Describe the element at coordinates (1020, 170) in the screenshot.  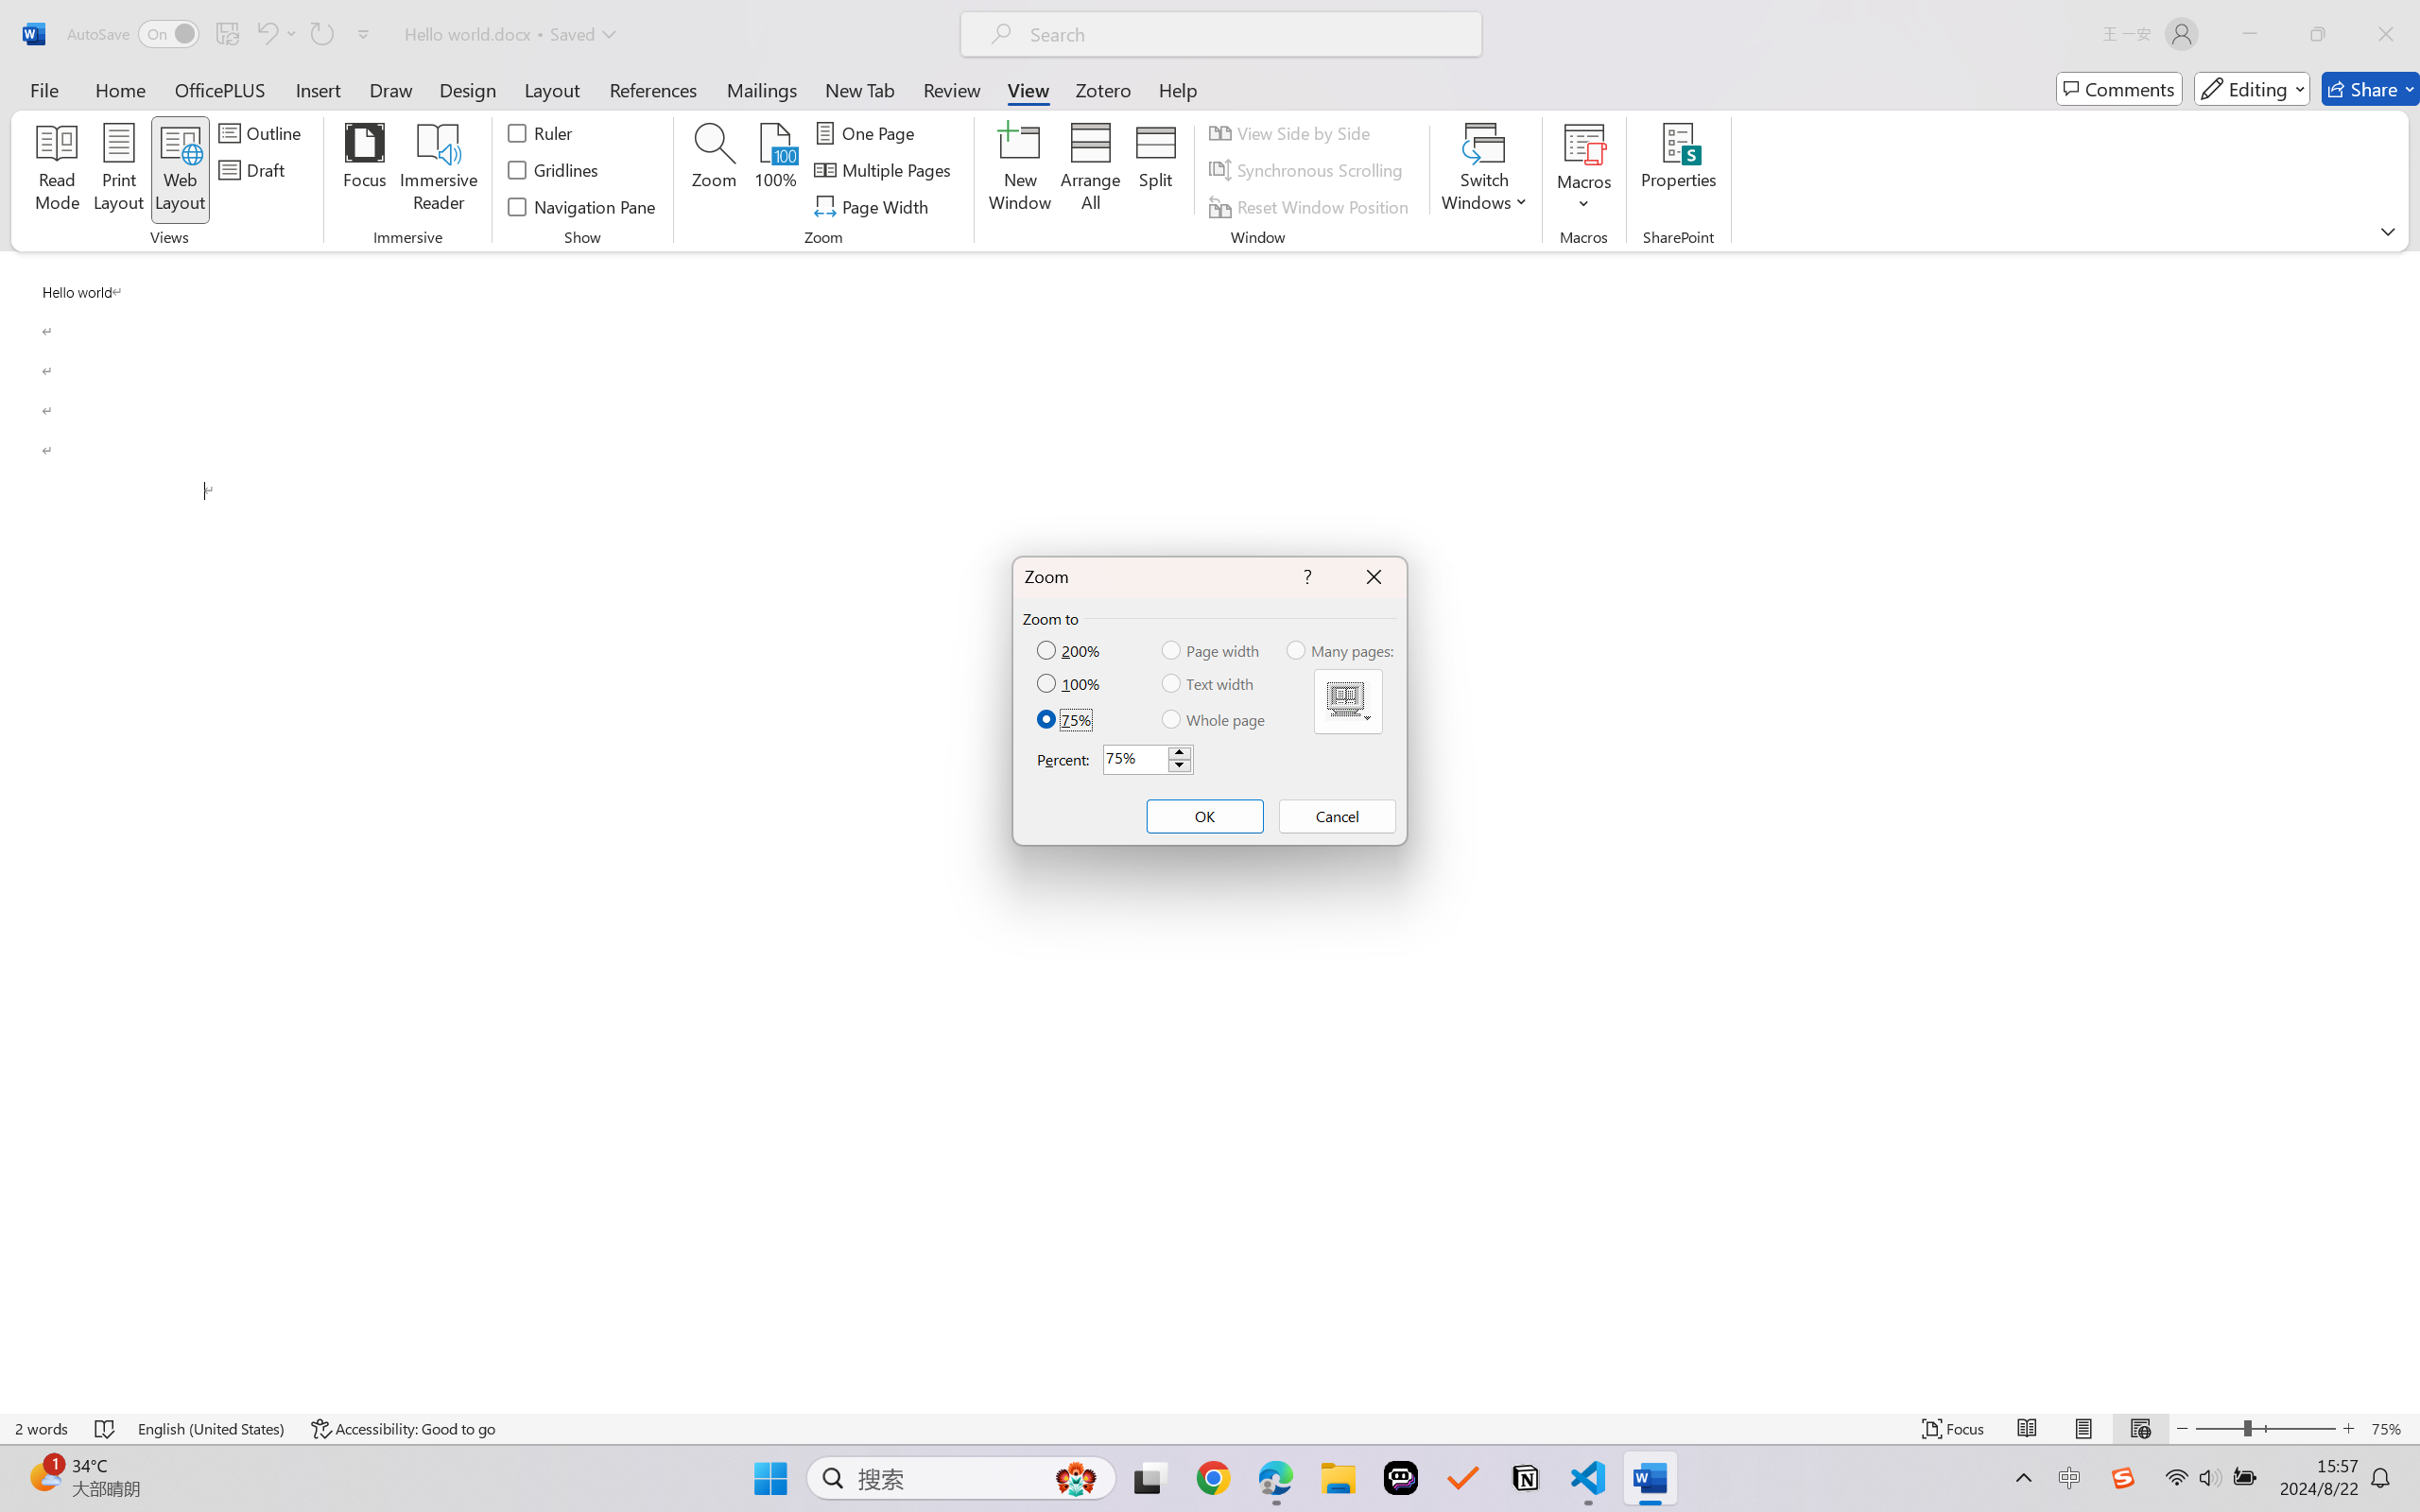
I see `'New Window'` at that location.